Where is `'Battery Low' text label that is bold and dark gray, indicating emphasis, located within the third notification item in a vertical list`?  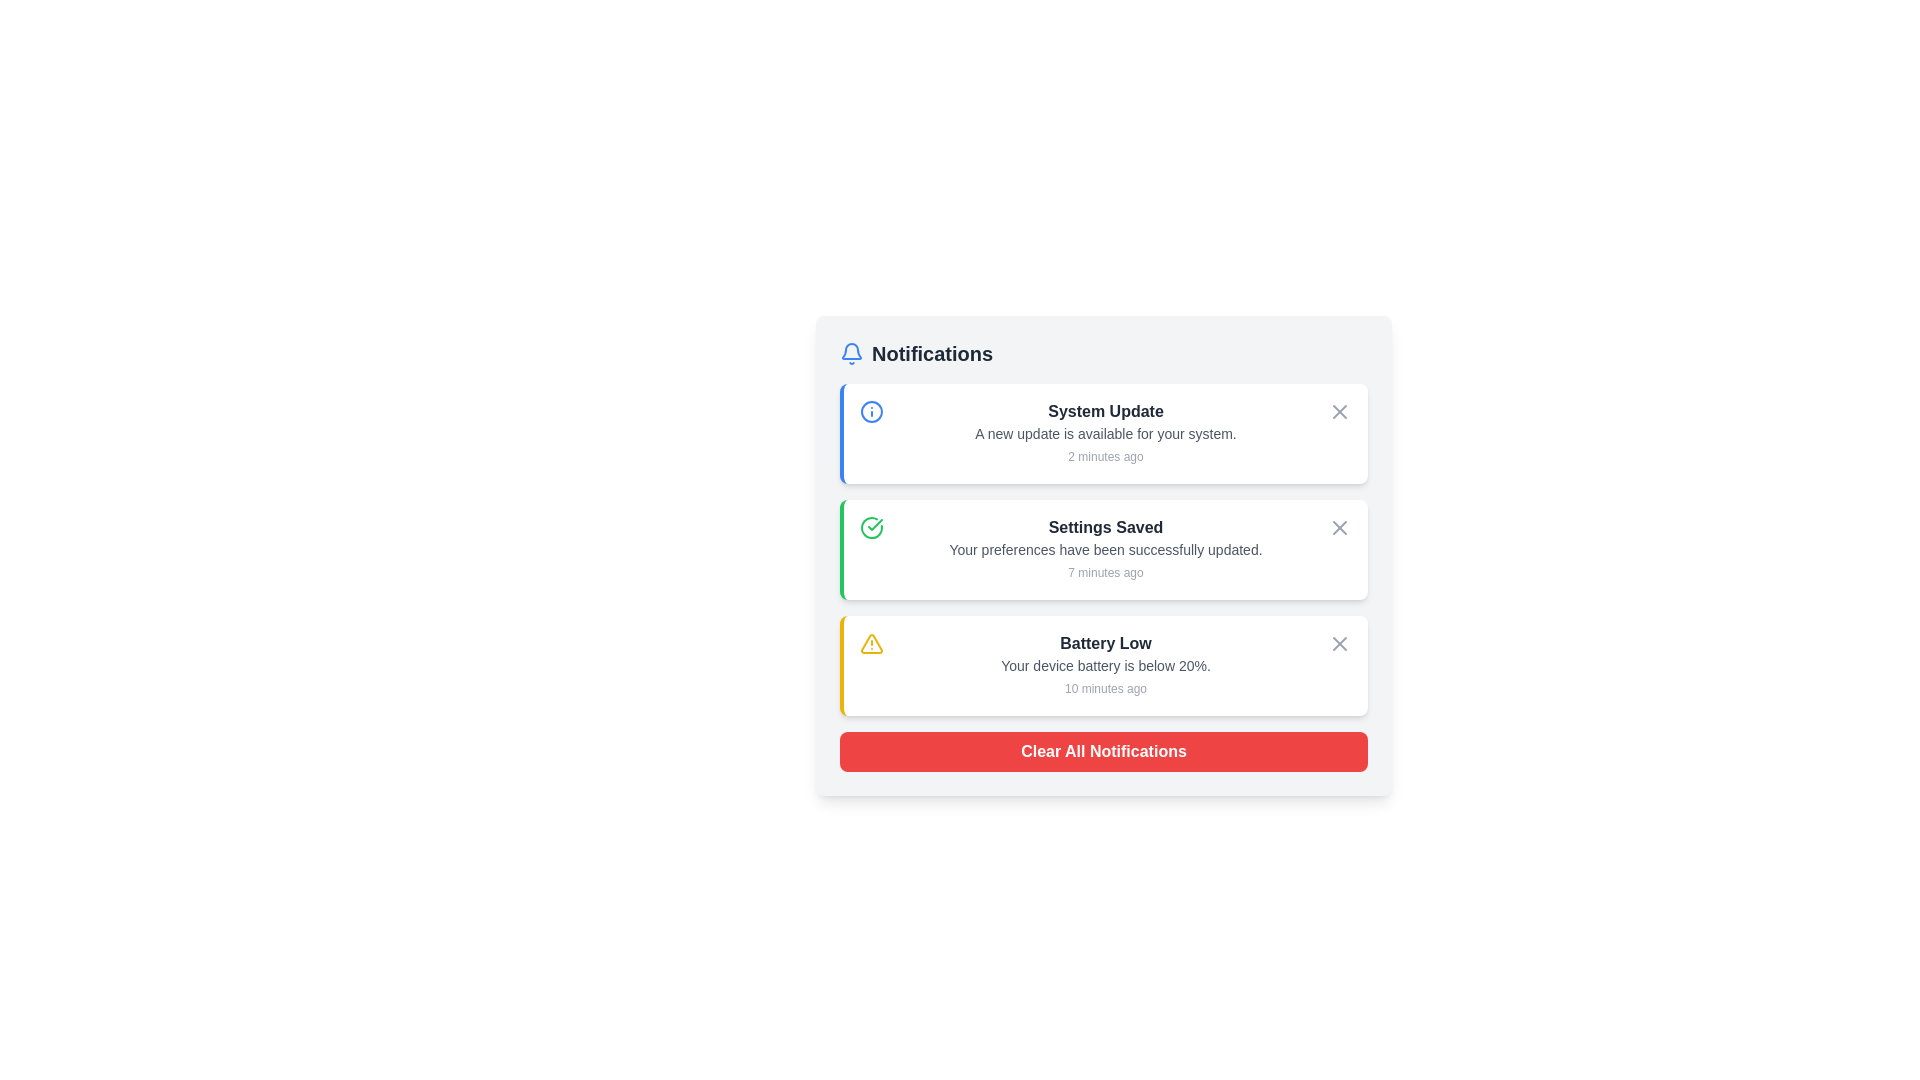
'Battery Low' text label that is bold and dark gray, indicating emphasis, located within the third notification item in a vertical list is located at coordinates (1104, 644).